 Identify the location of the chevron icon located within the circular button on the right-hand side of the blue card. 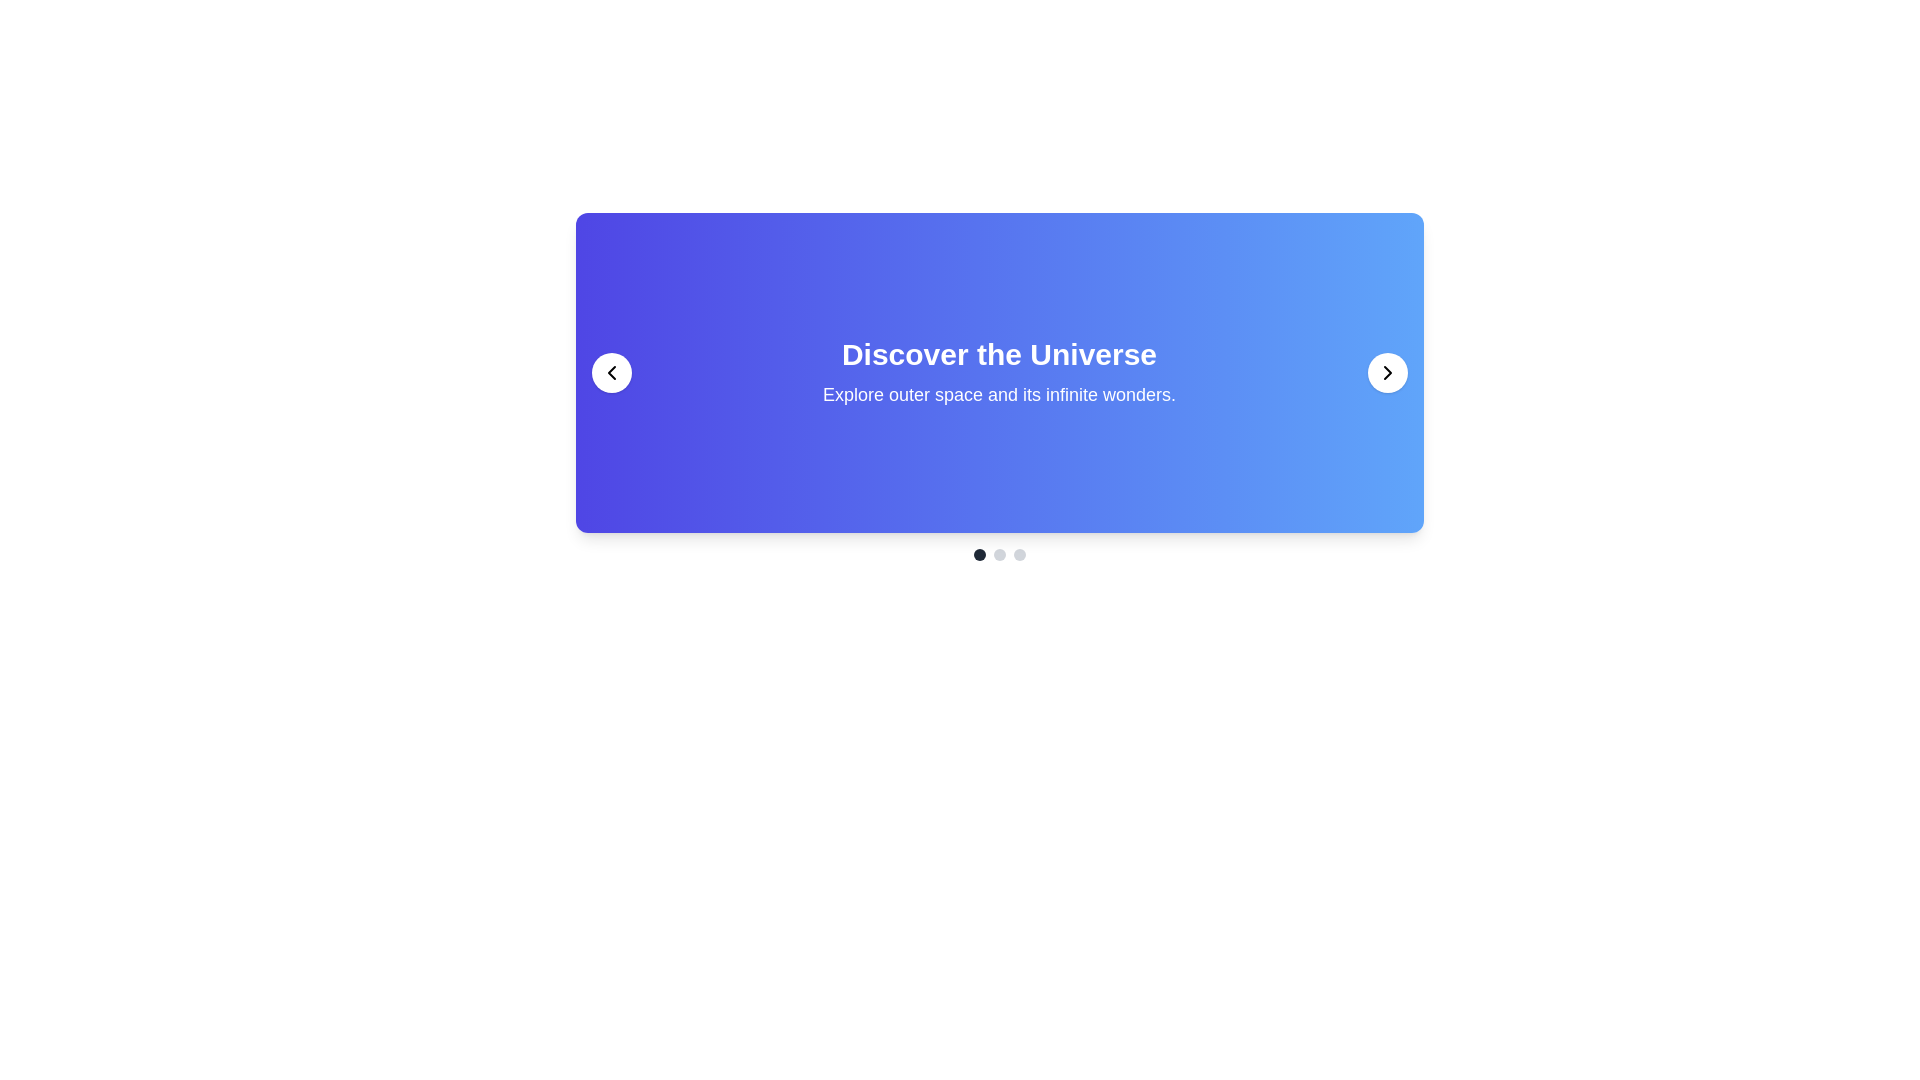
(1386, 373).